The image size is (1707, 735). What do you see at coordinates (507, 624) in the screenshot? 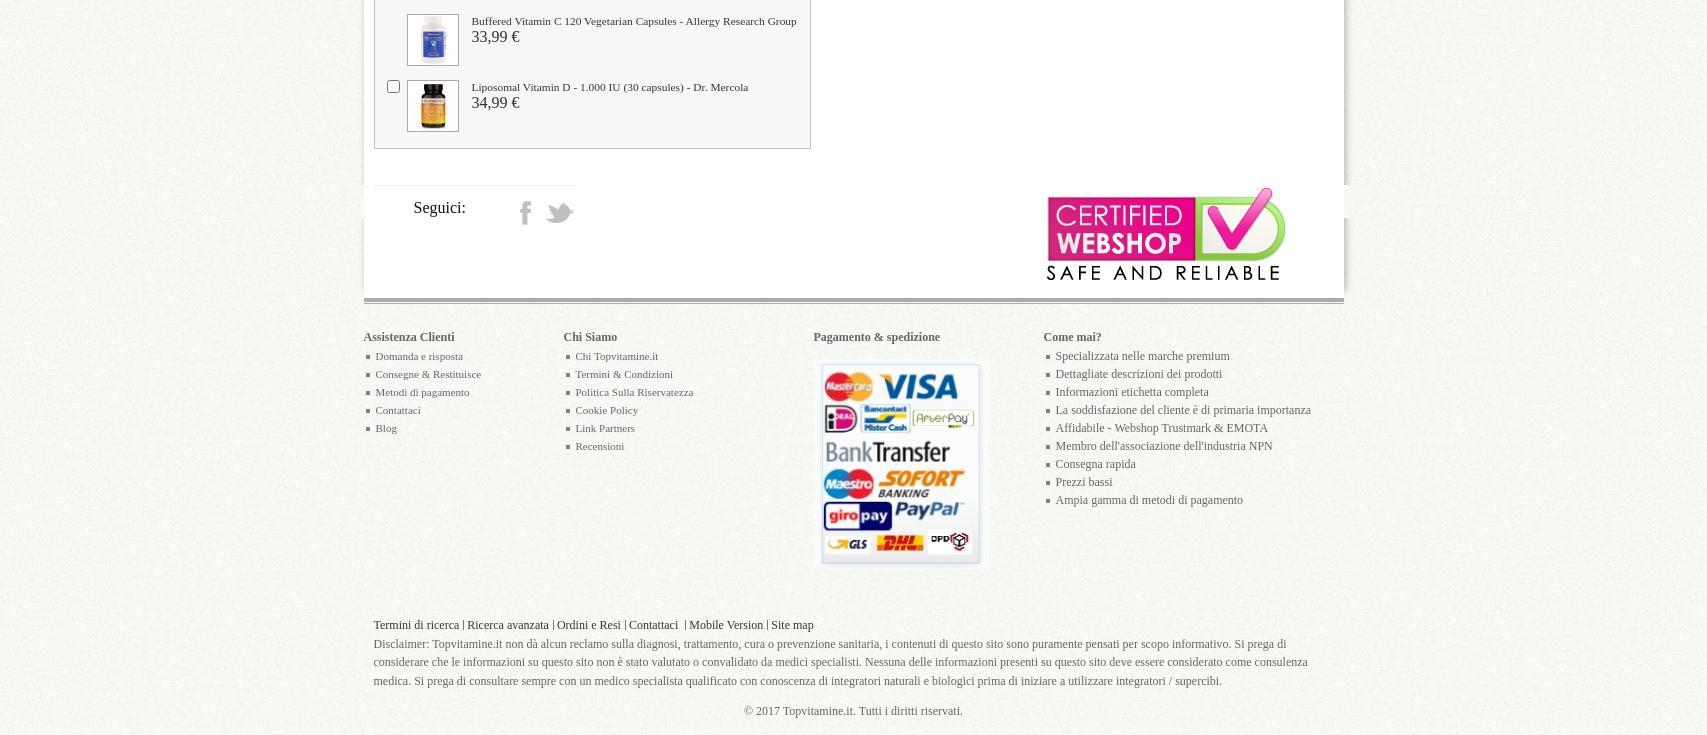
I see `'Ricerca avanzata'` at bounding box center [507, 624].